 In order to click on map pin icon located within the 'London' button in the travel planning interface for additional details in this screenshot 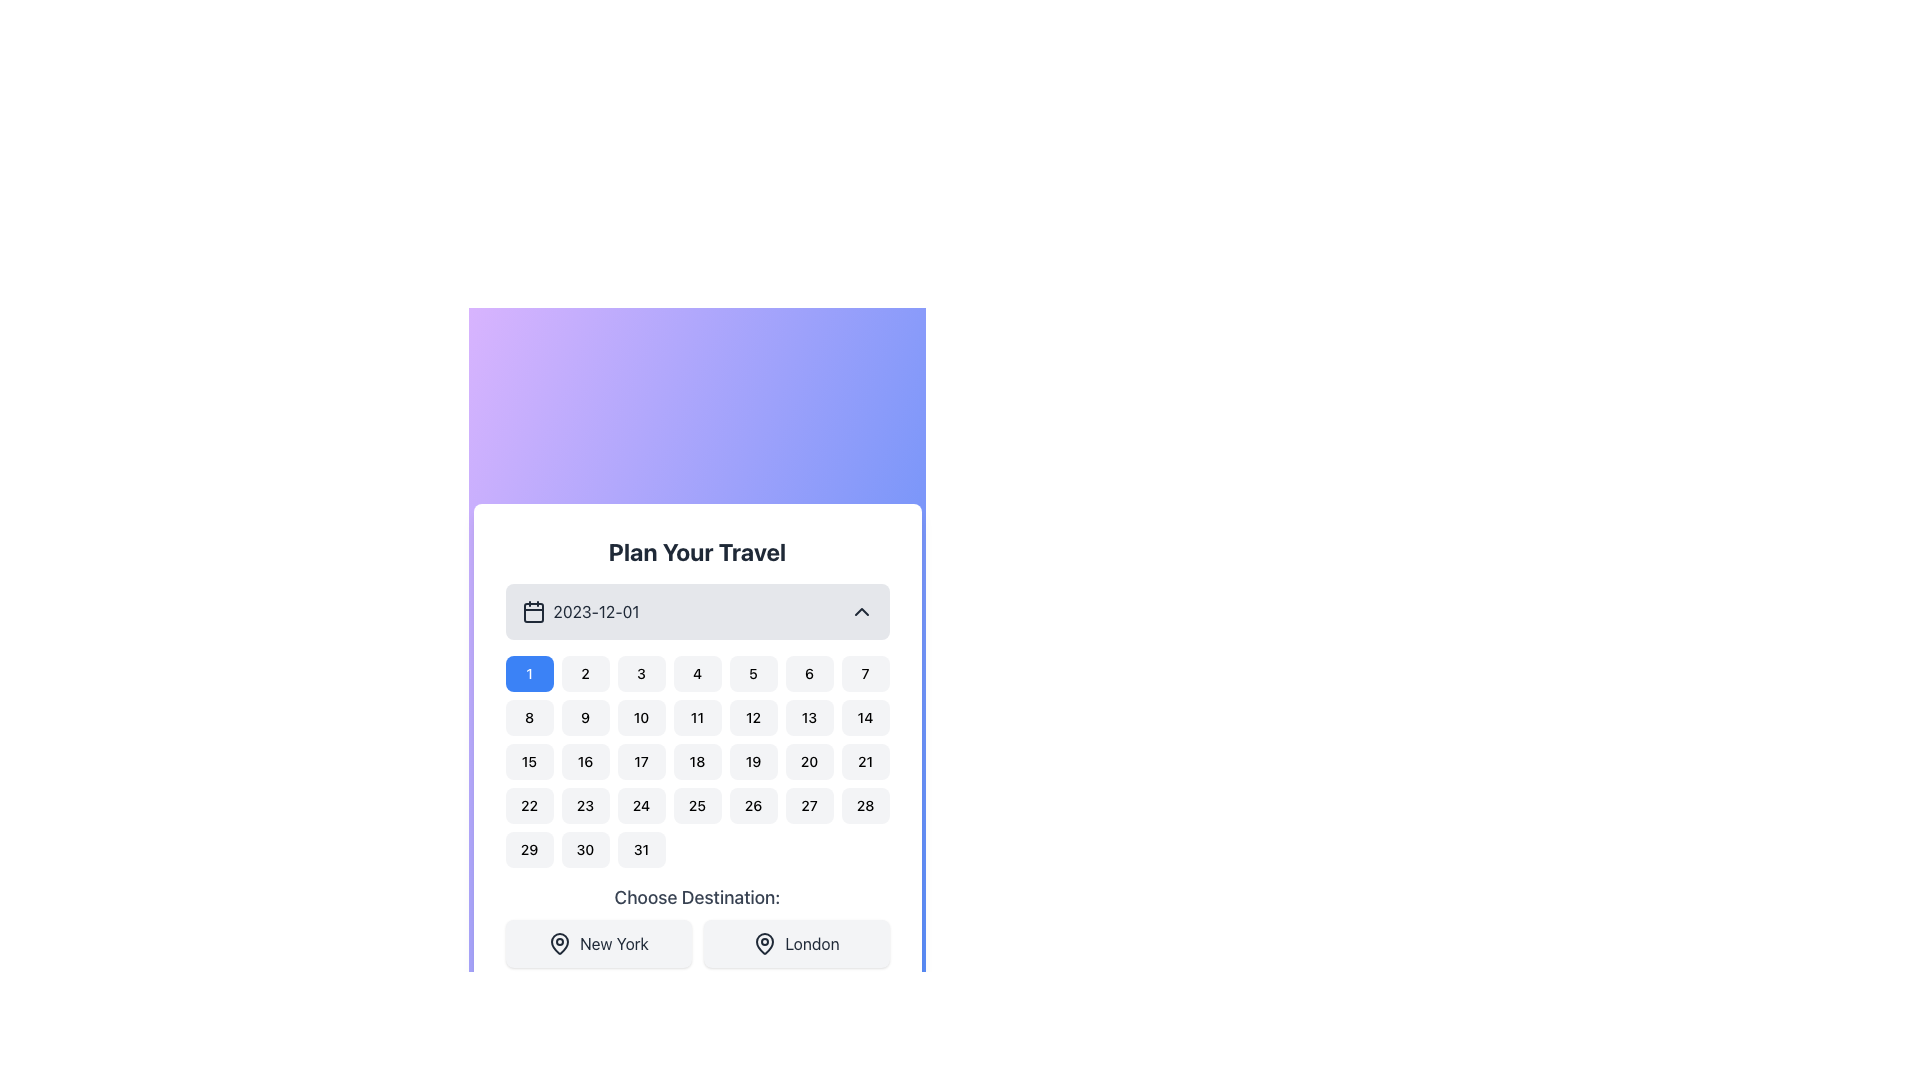, I will do `click(764, 944)`.